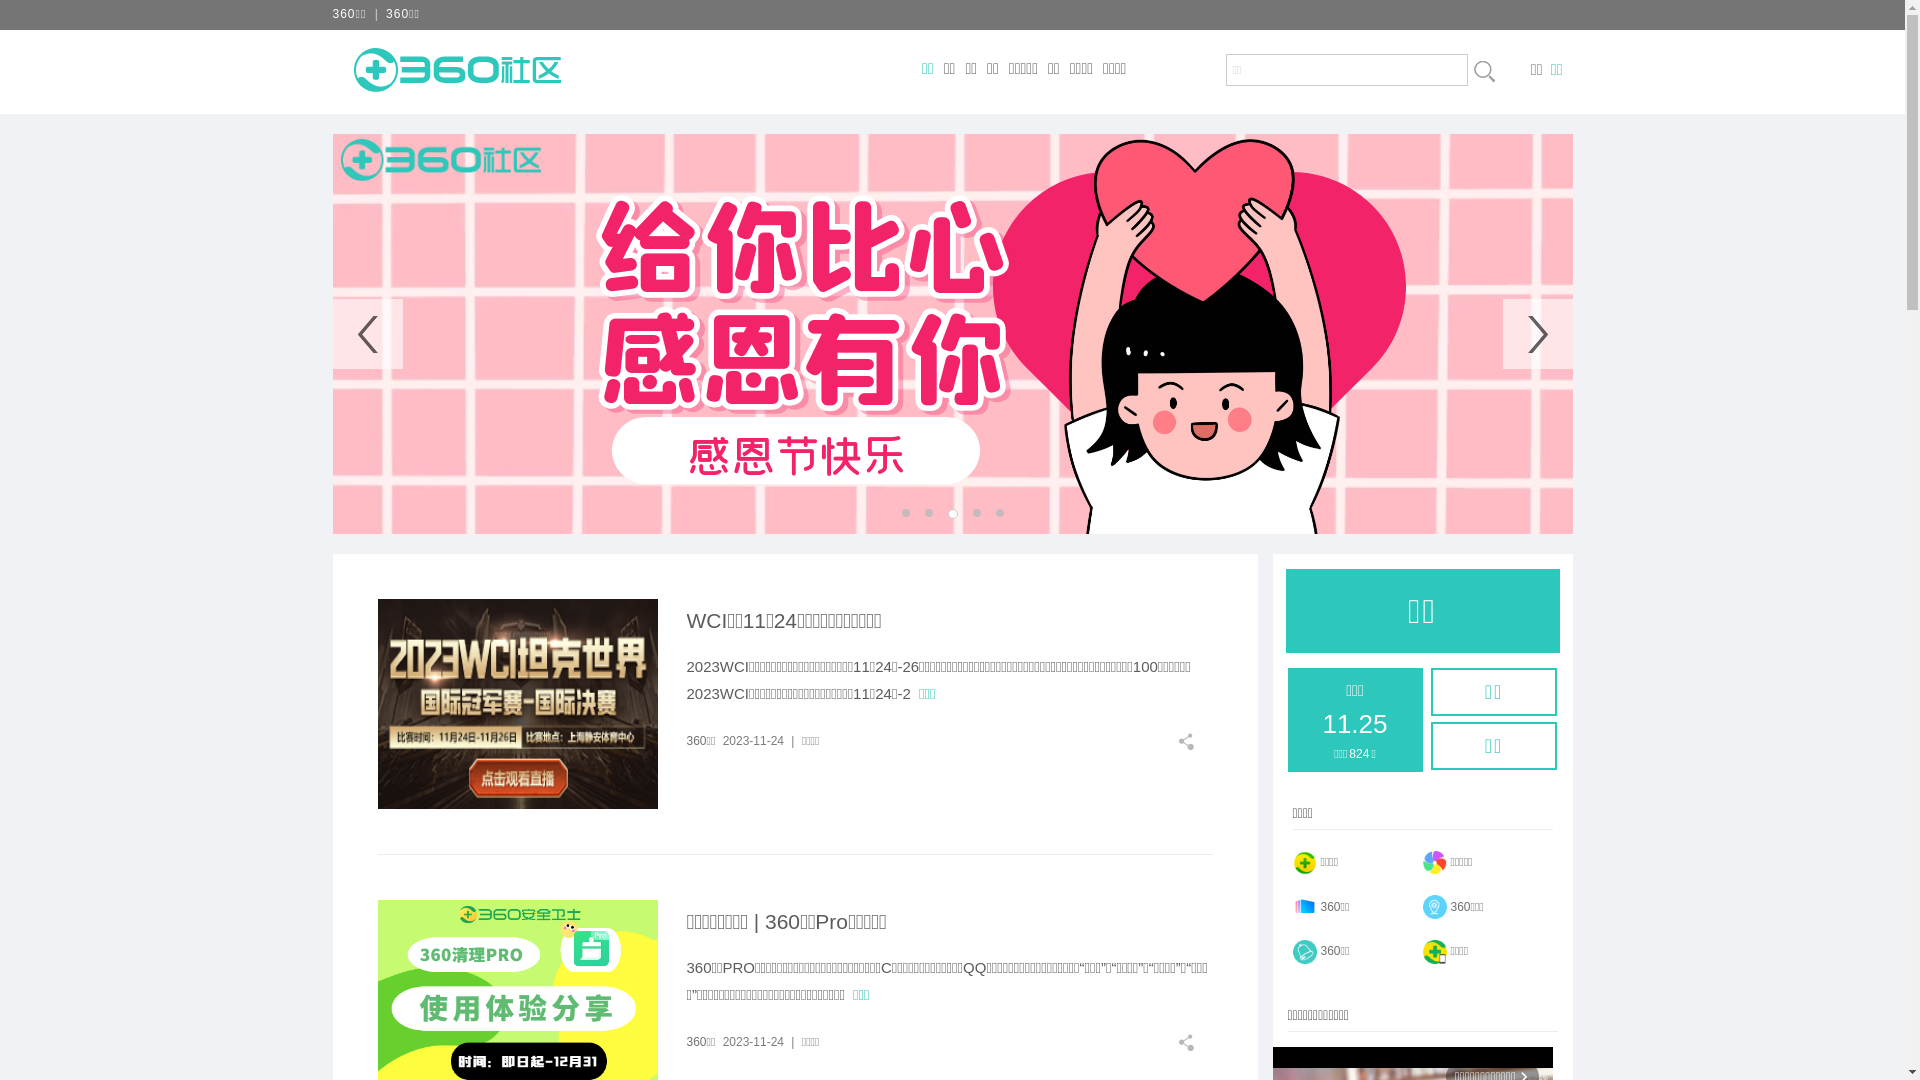 This screenshot has width=1920, height=1080. I want to click on ' ', so click(1483, 69).